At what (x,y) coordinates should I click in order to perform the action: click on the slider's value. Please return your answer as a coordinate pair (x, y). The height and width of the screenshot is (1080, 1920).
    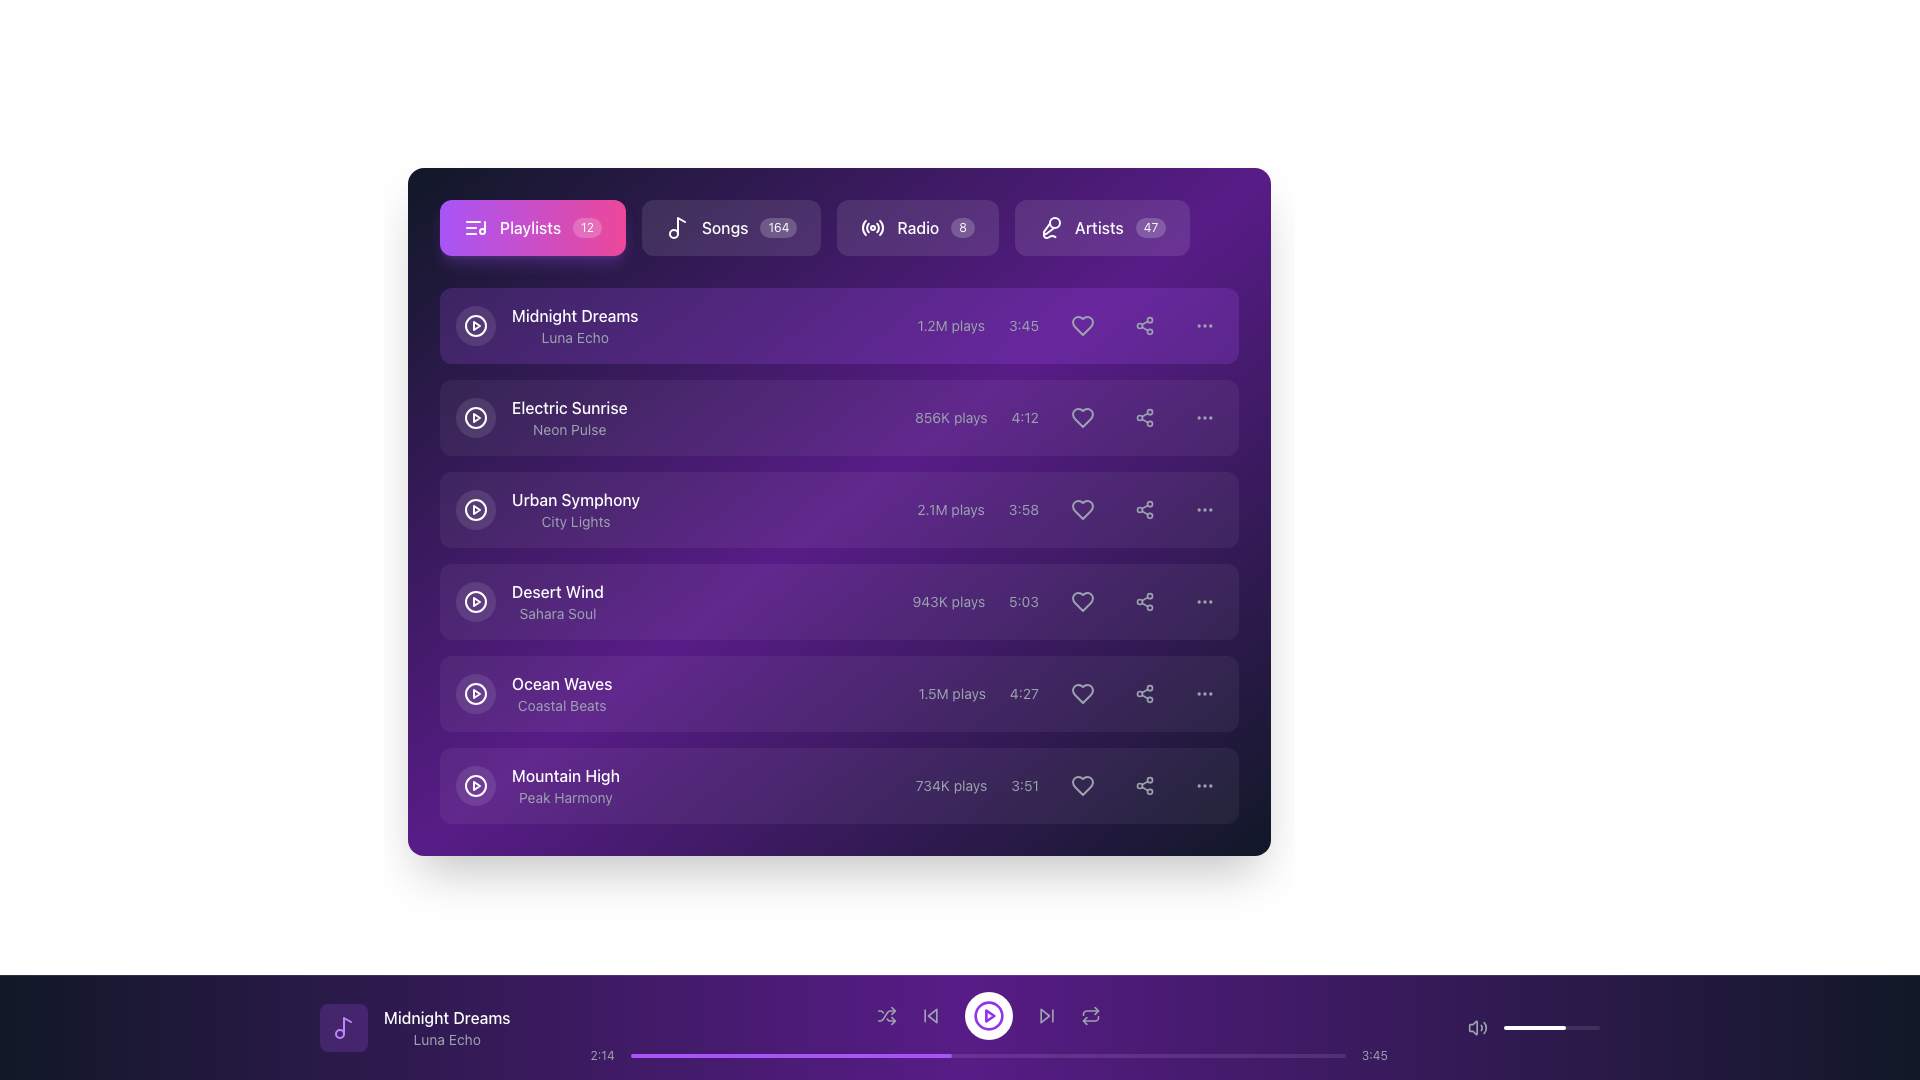
    Looking at the image, I should click on (1528, 1028).